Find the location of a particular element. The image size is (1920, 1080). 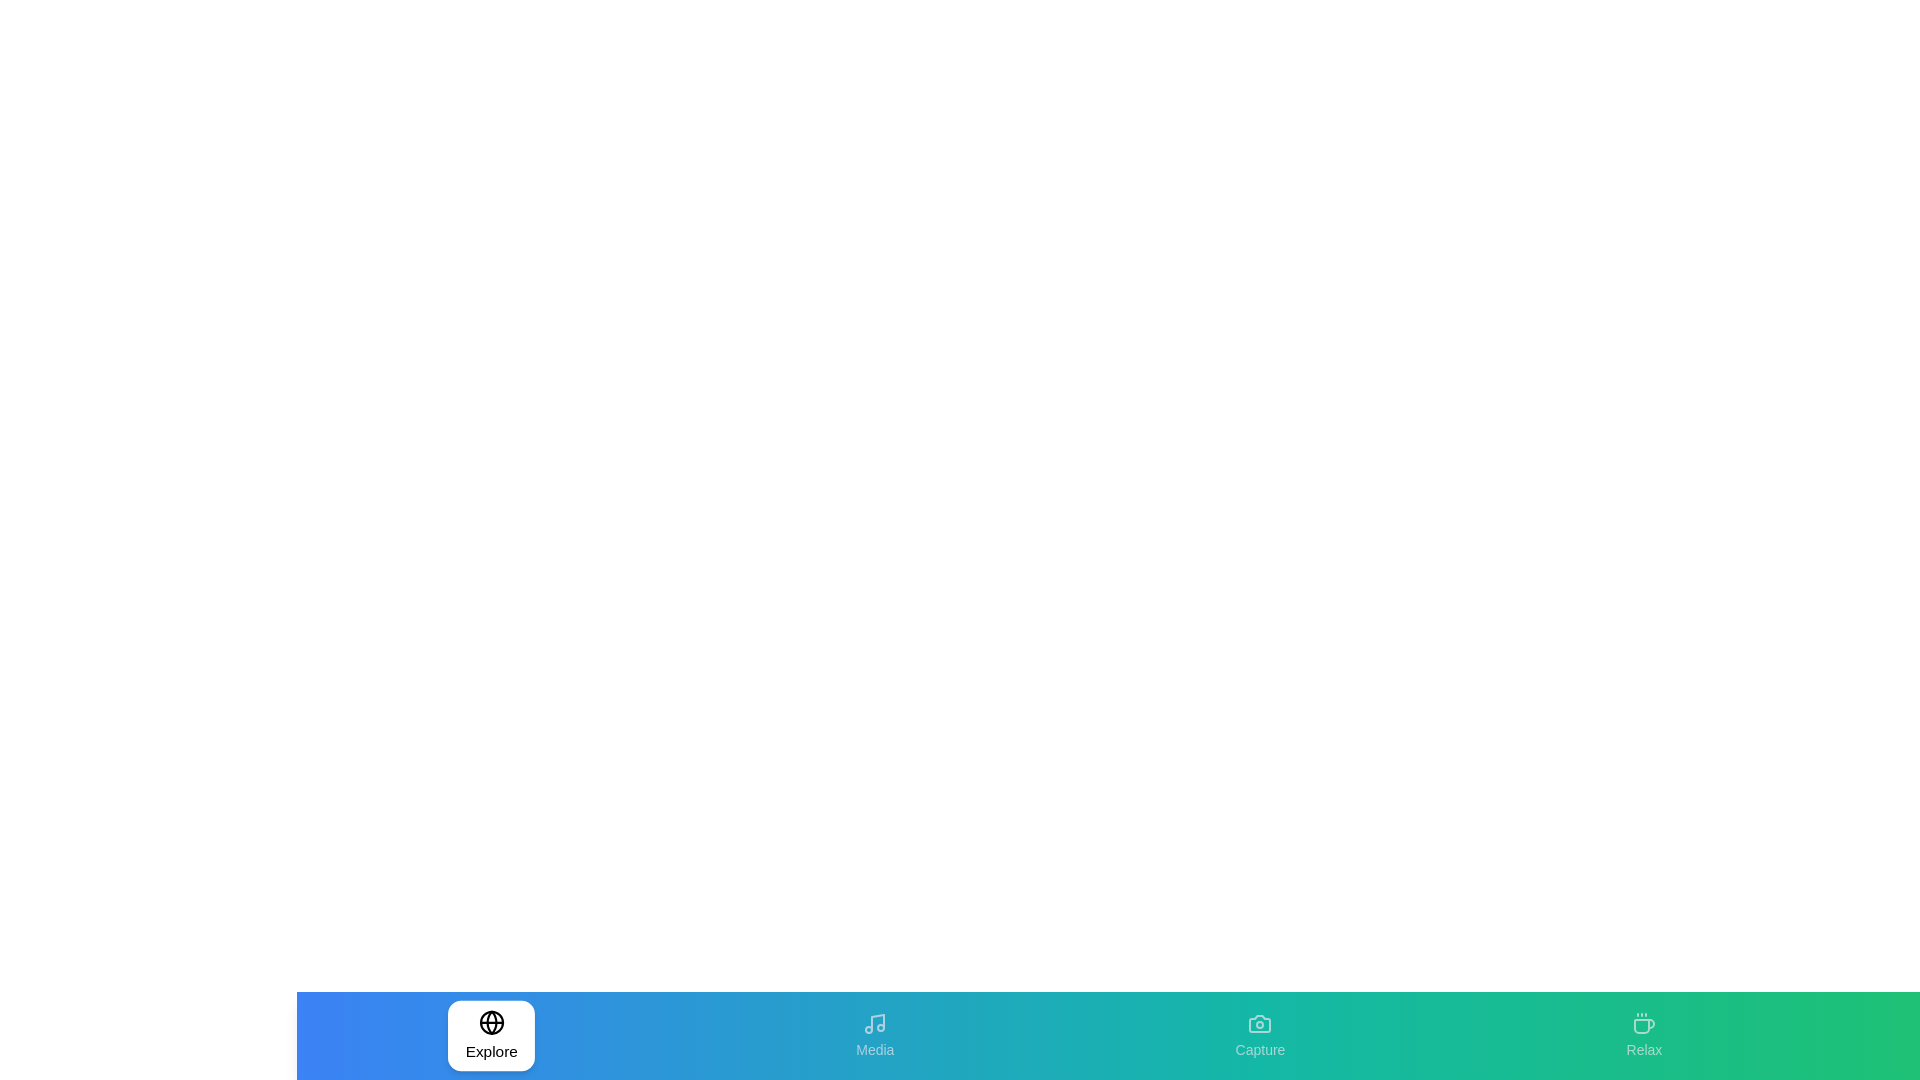

the Capture tab to observe its visual feedback is located at coordinates (1258, 1035).